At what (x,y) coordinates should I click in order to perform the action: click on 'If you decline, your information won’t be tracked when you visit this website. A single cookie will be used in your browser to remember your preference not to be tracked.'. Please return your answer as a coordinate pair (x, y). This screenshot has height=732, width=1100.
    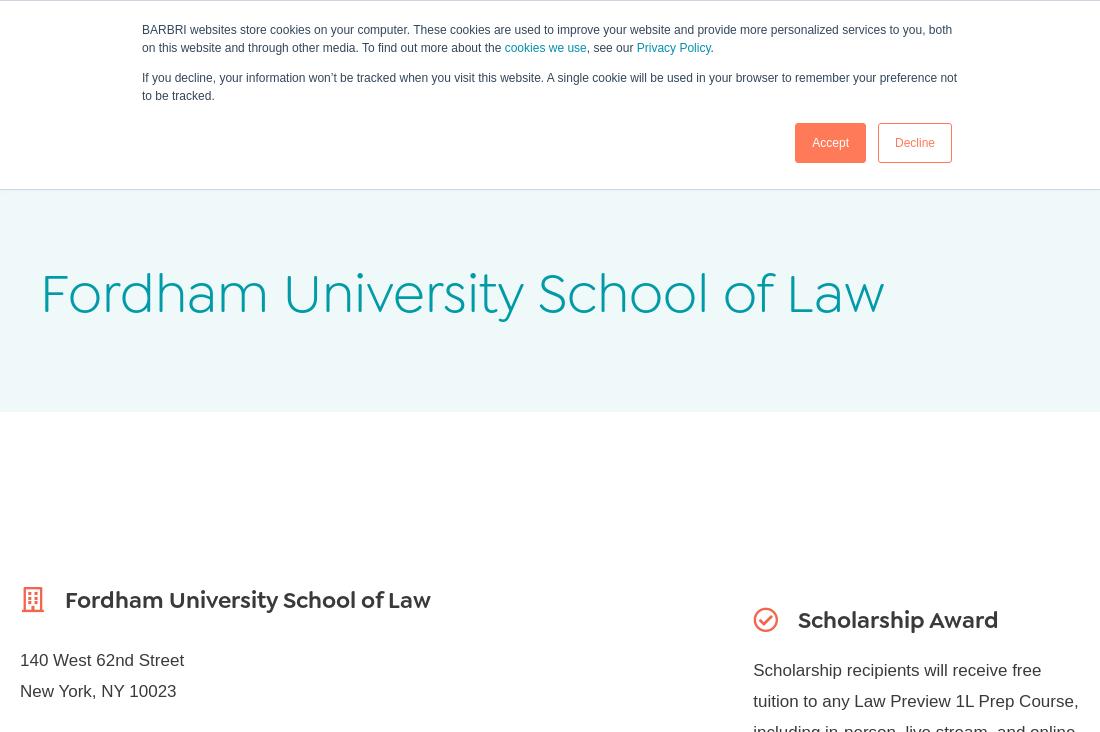
    Looking at the image, I should click on (141, 86).